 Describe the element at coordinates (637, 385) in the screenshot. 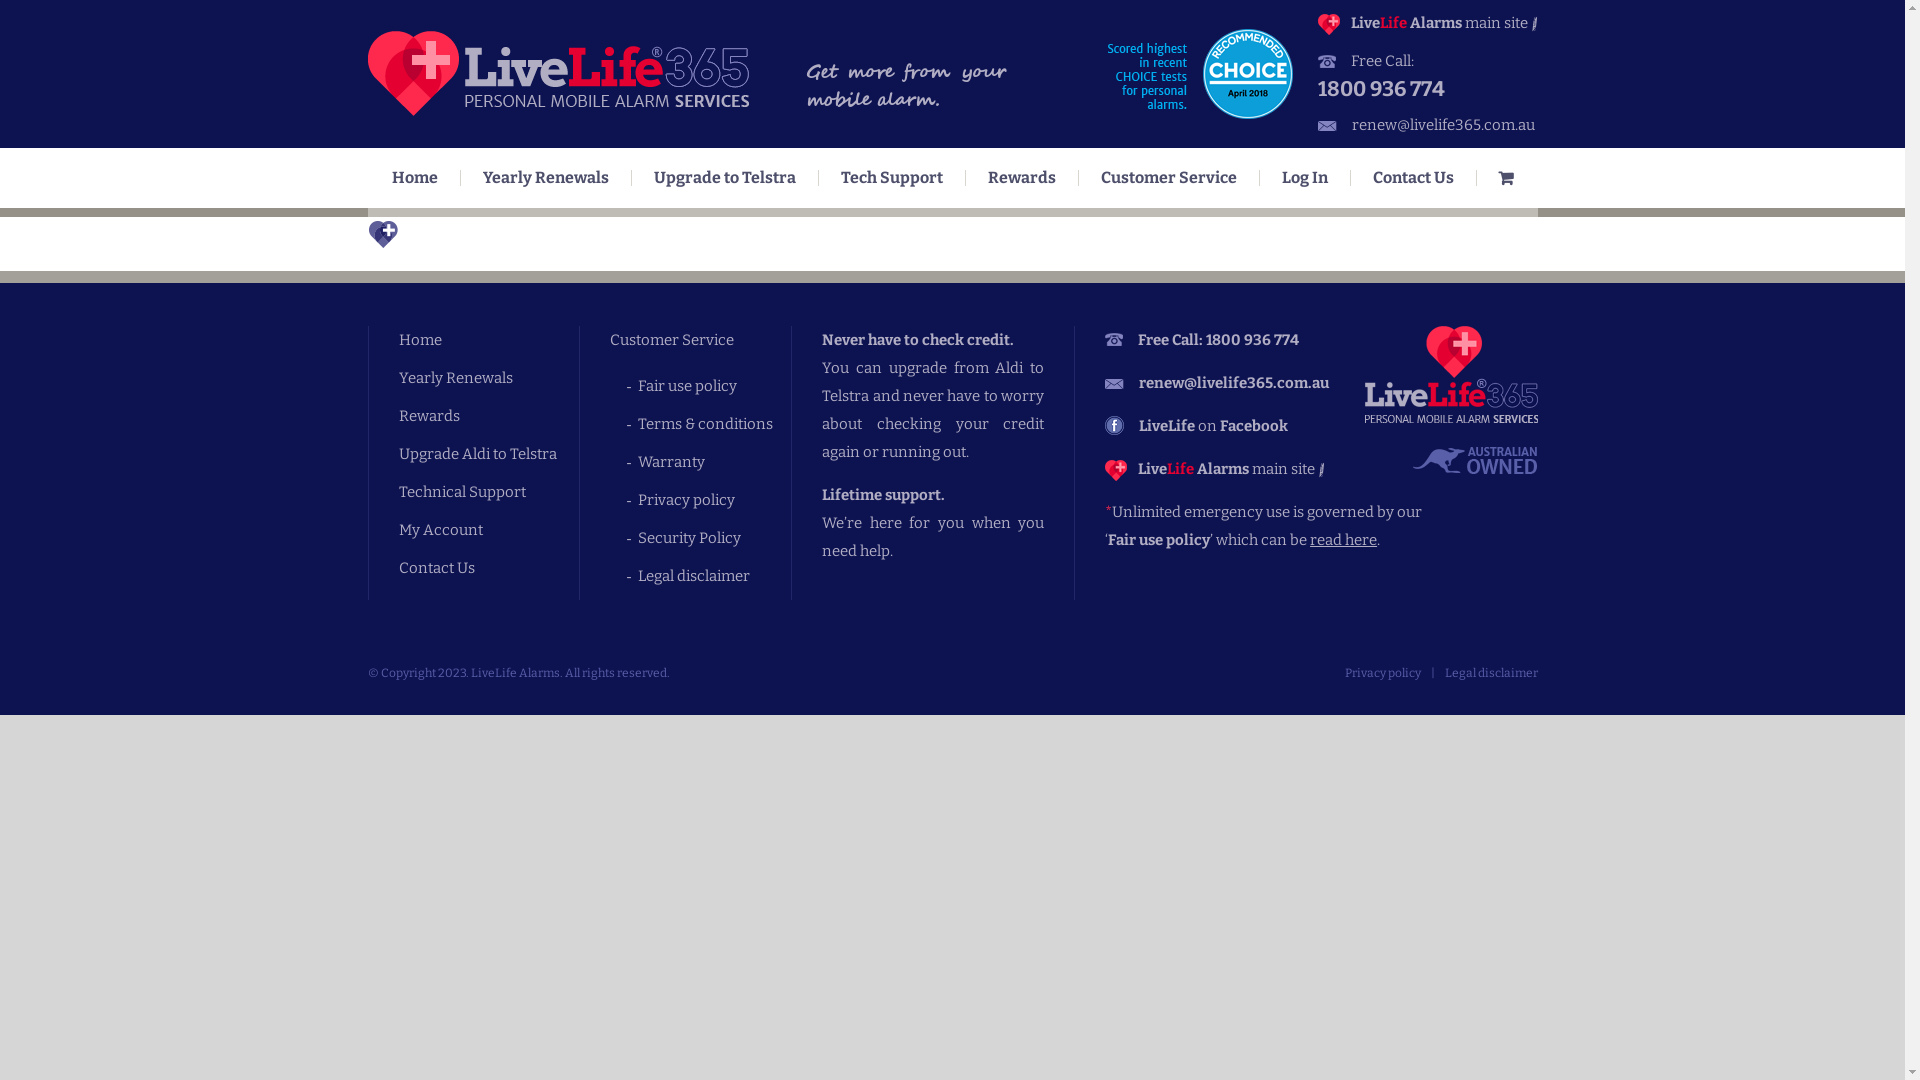

I see `'Fair use policy'` at that location.